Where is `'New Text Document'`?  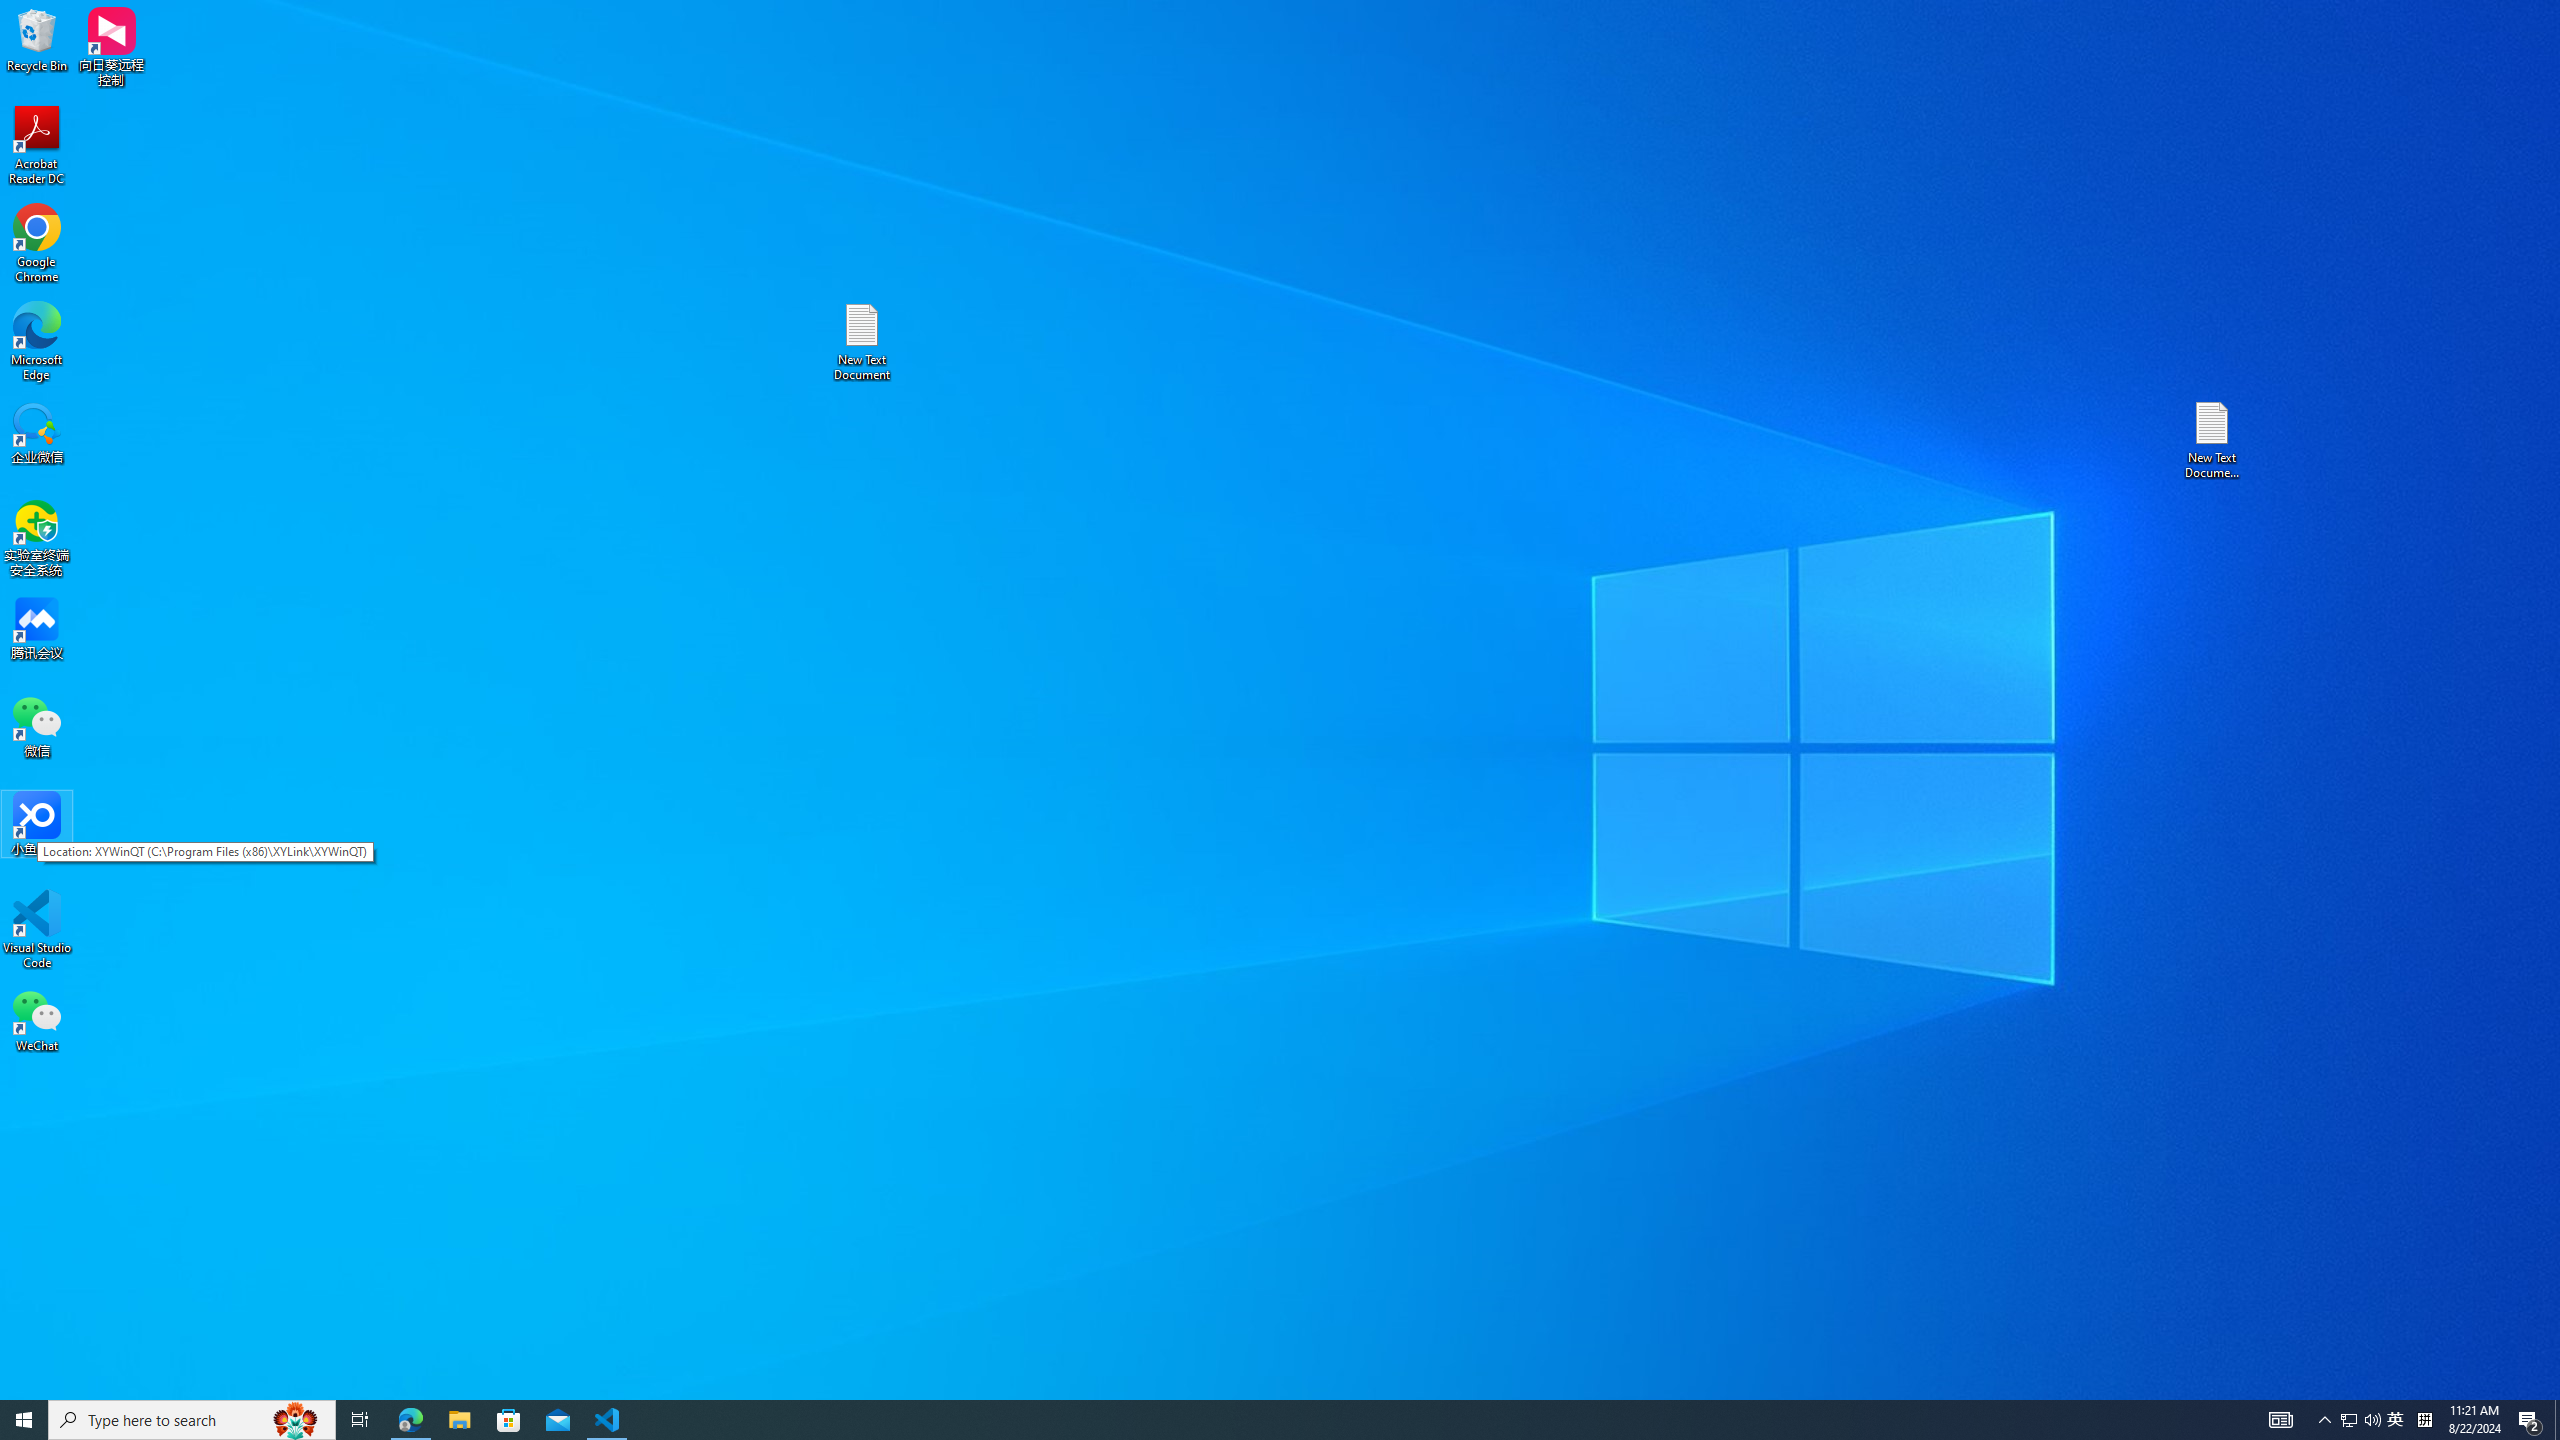 'New Text Document' is located at coordinates (860, 341).